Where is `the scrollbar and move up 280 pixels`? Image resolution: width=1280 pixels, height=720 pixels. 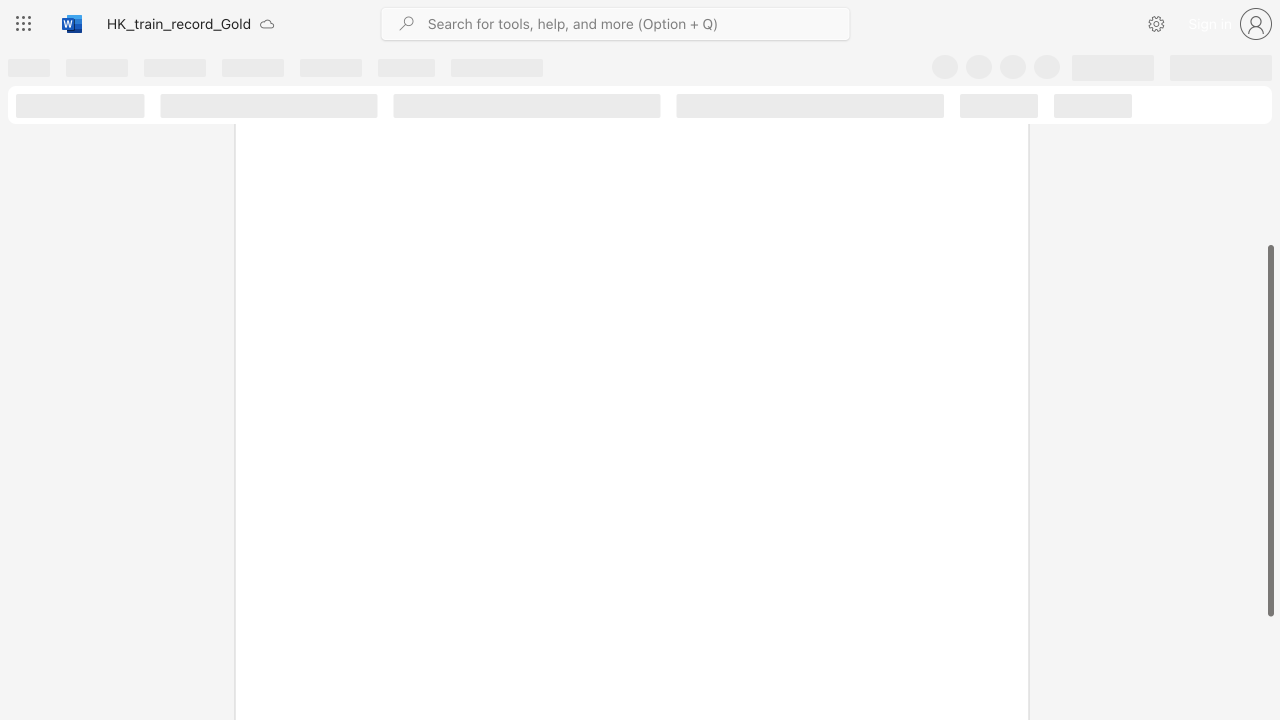
the scrollbar and move up 280 pixels is located at coordinates (1269, 430).